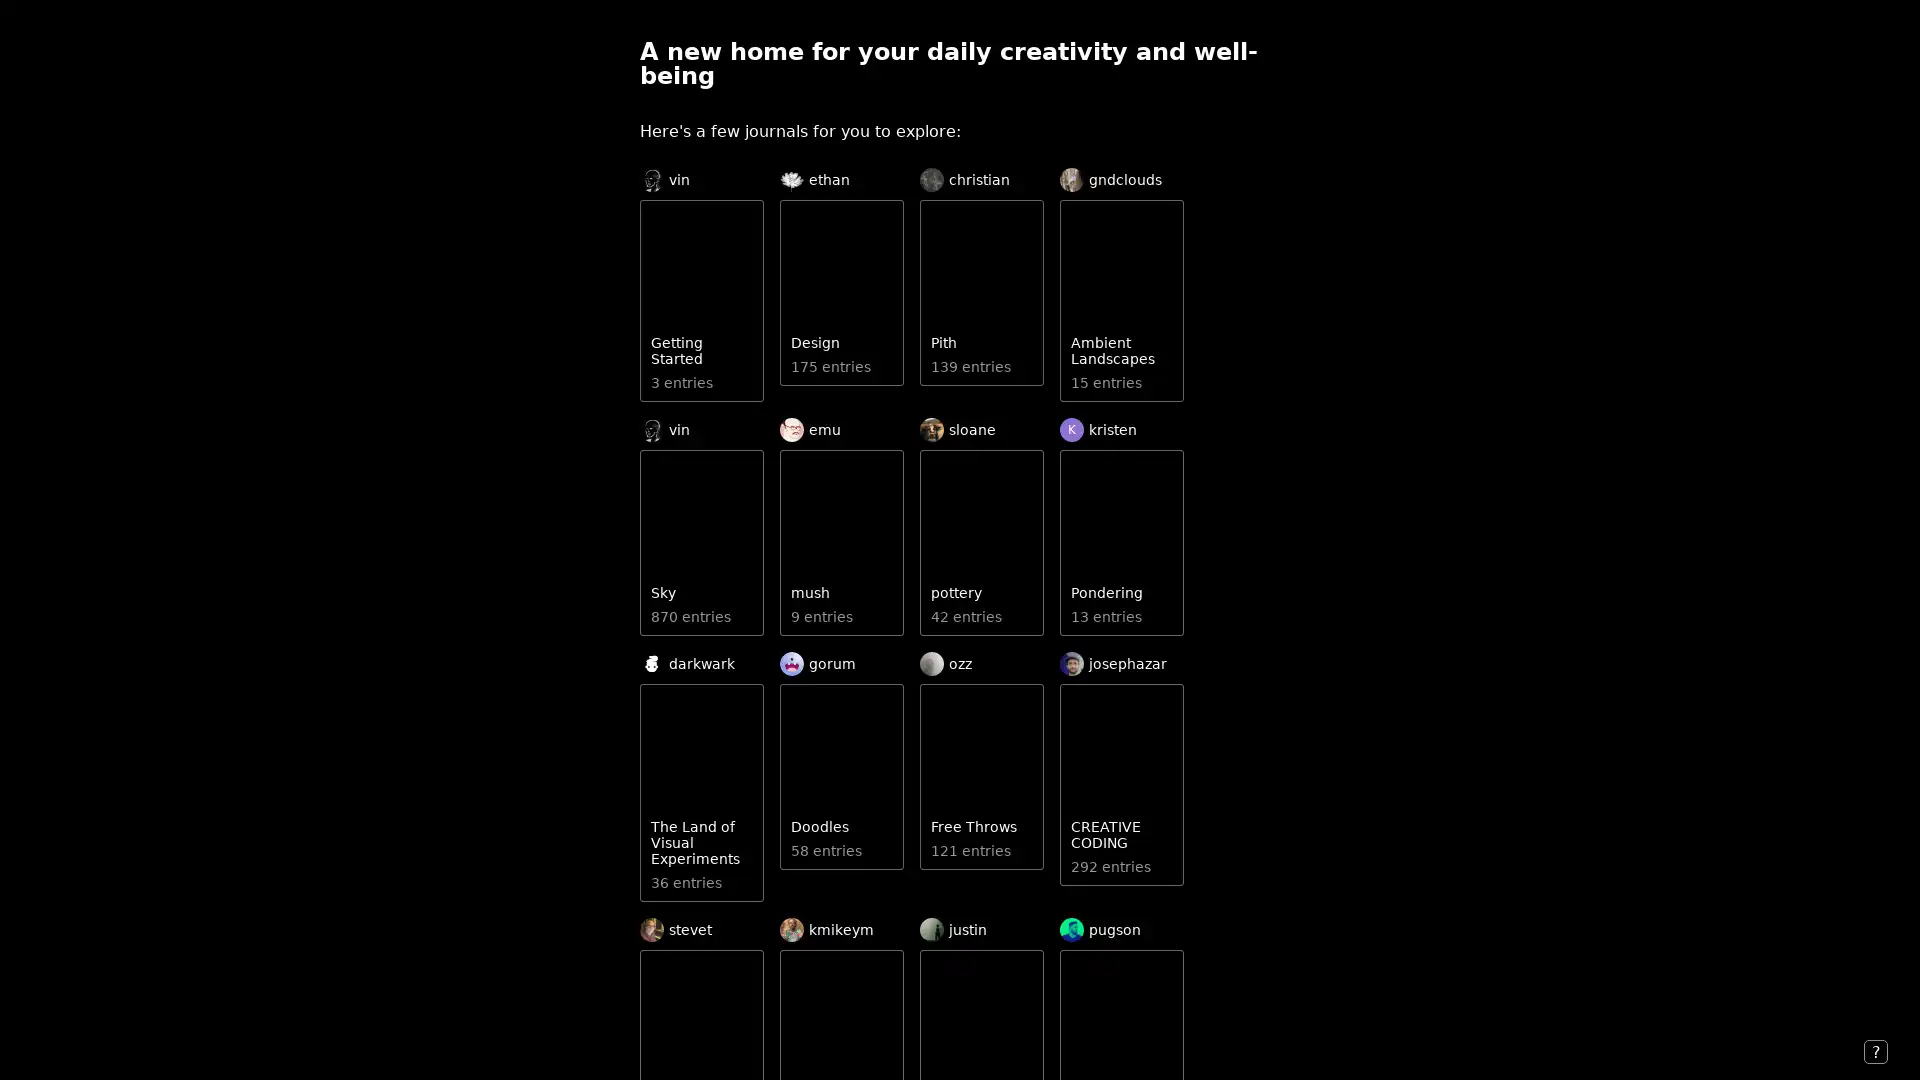  What do you see at coordinates (87, 1040) in the screenshot?
I see `Recent Activity` at bounding box center [87, 1040].